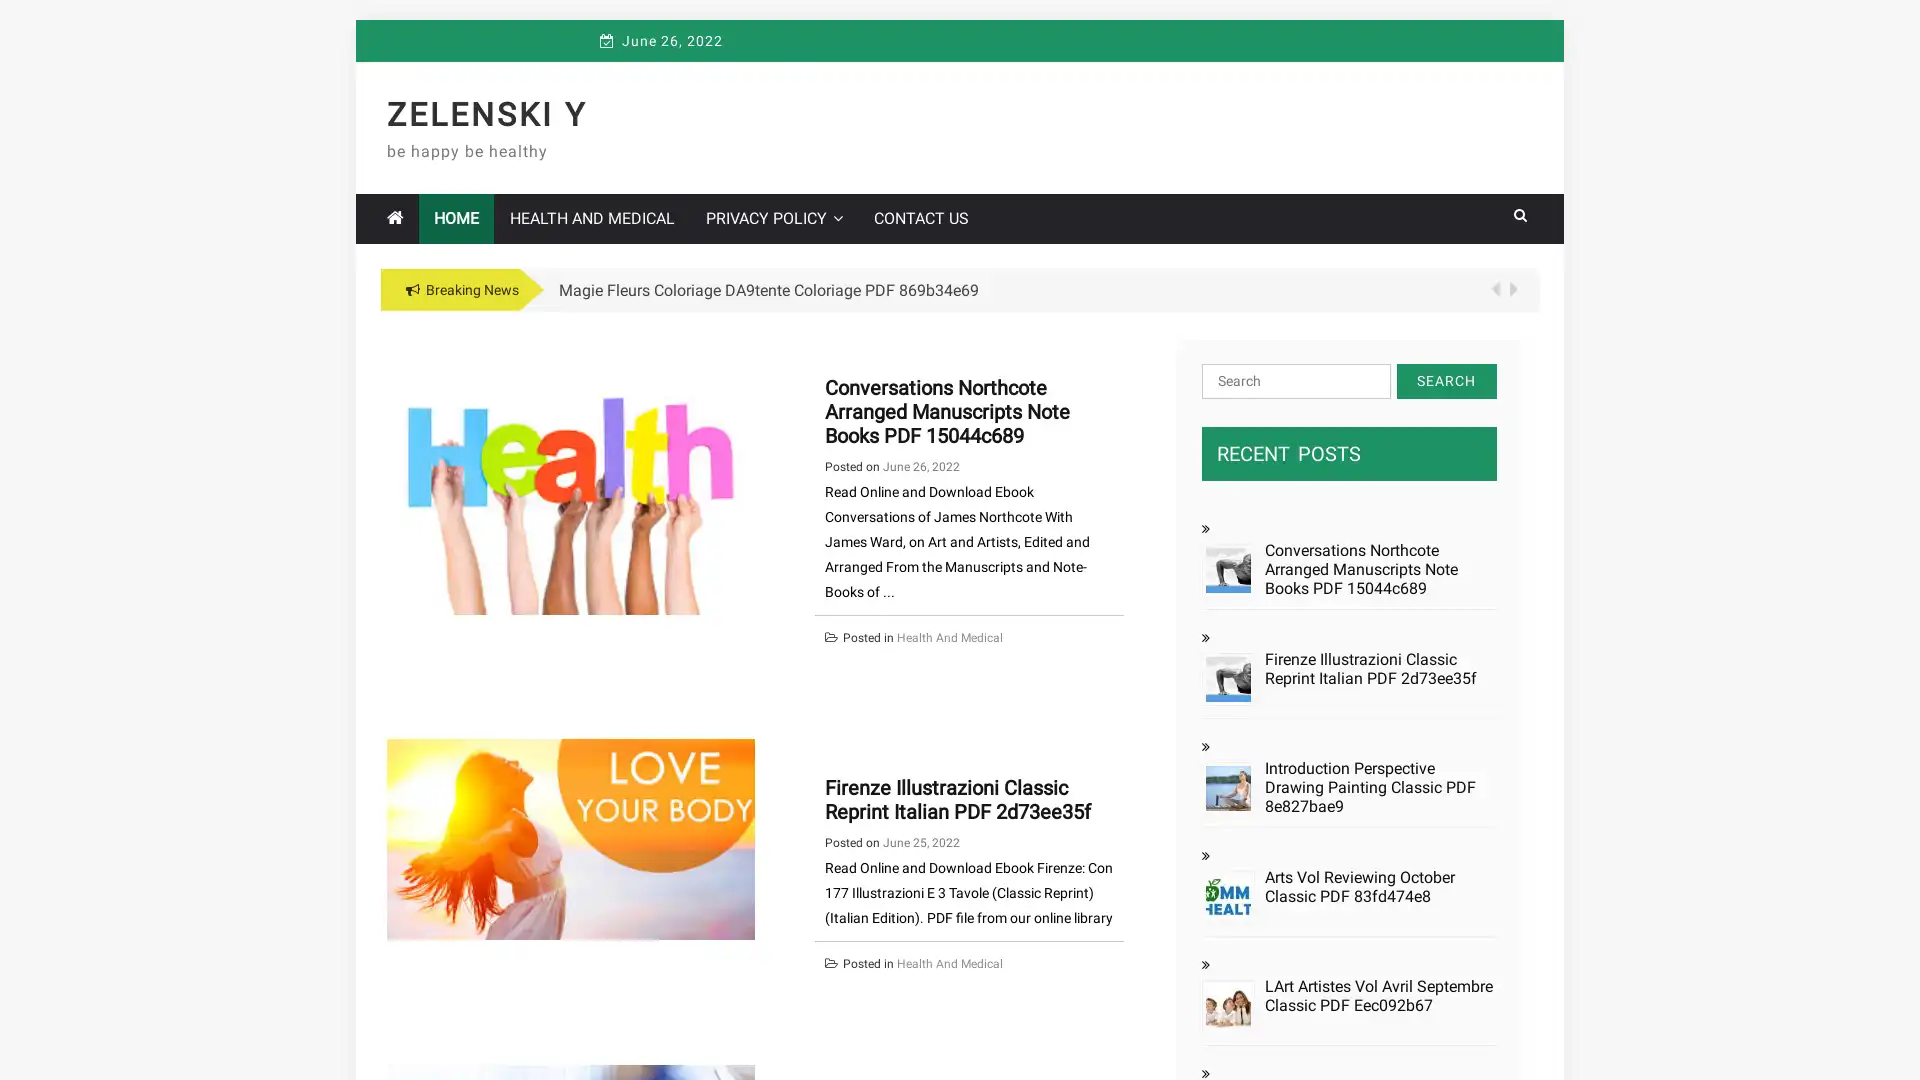 This screenshot has height=1080, width=1920. Describe the element at coordinates (1445, 380) in the screenshot. I see `Search` at that location.